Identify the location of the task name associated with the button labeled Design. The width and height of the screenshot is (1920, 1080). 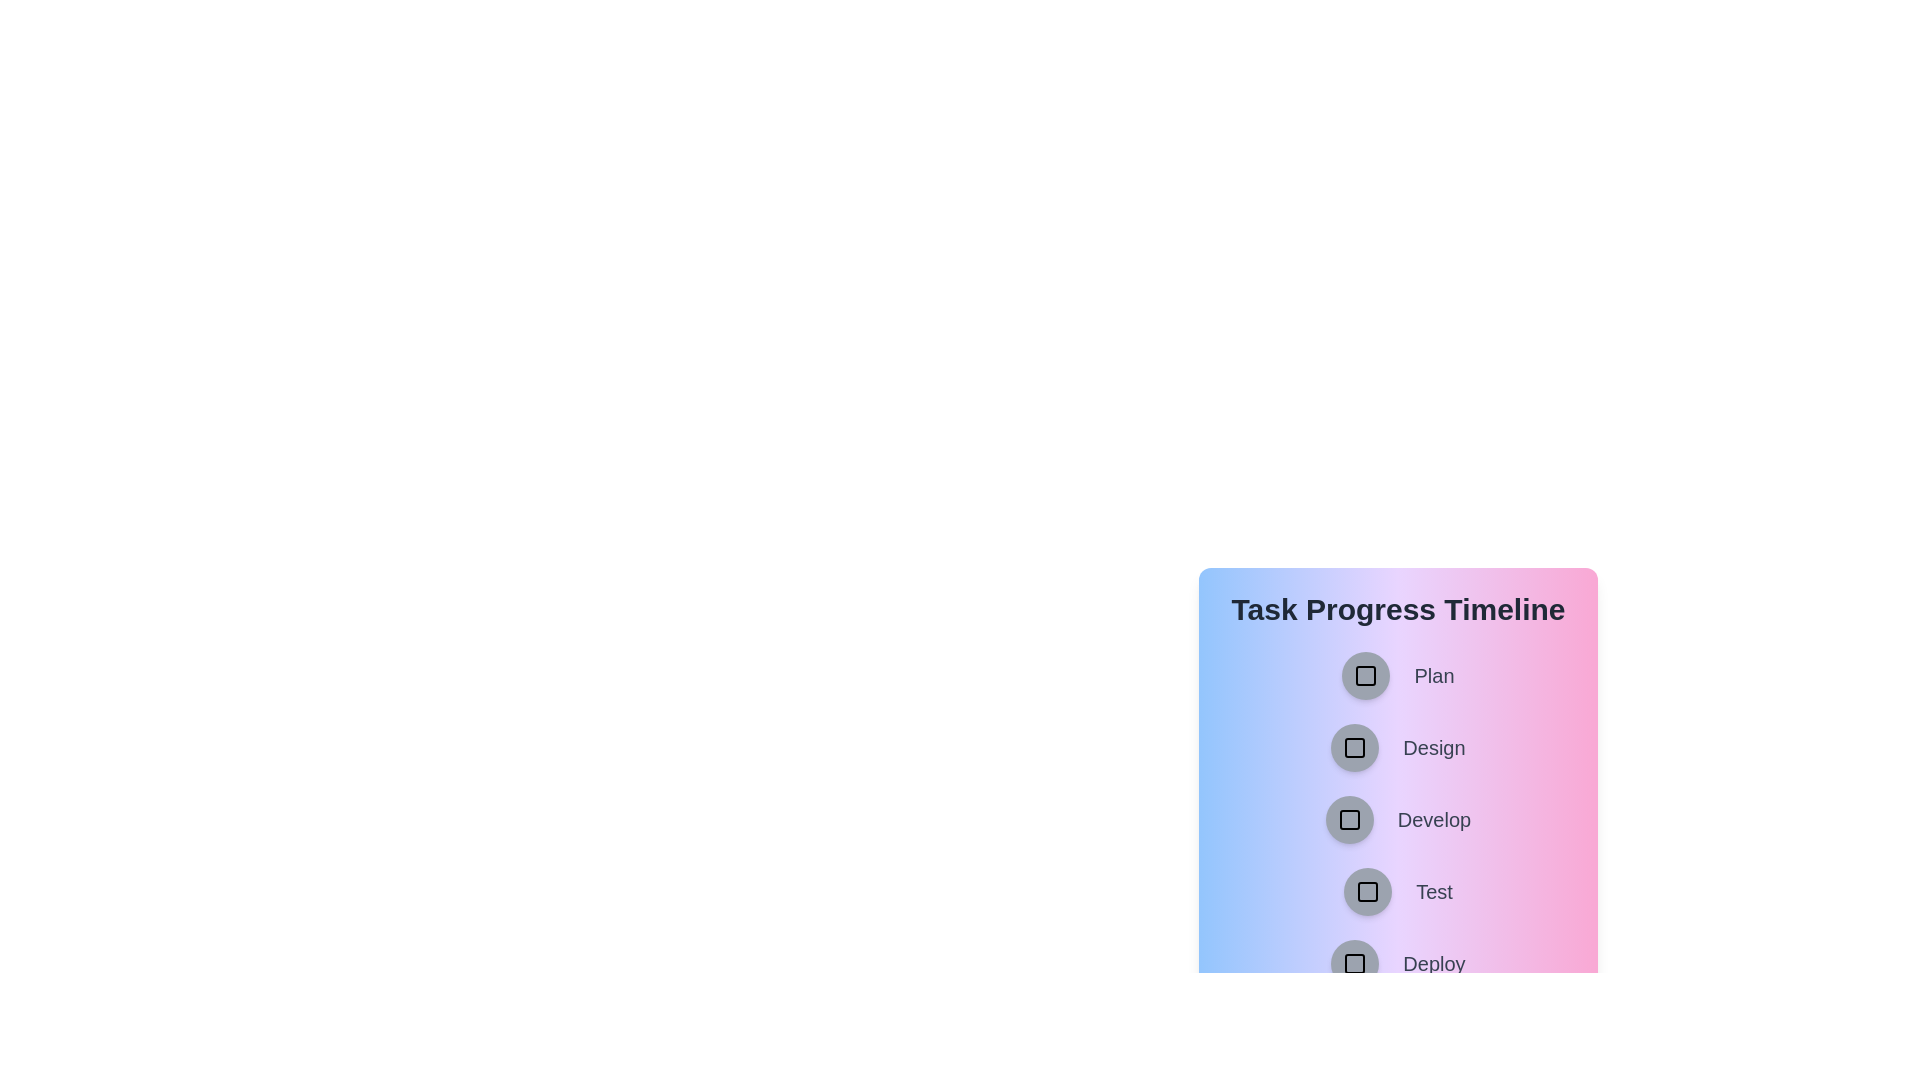
(1433, 748).